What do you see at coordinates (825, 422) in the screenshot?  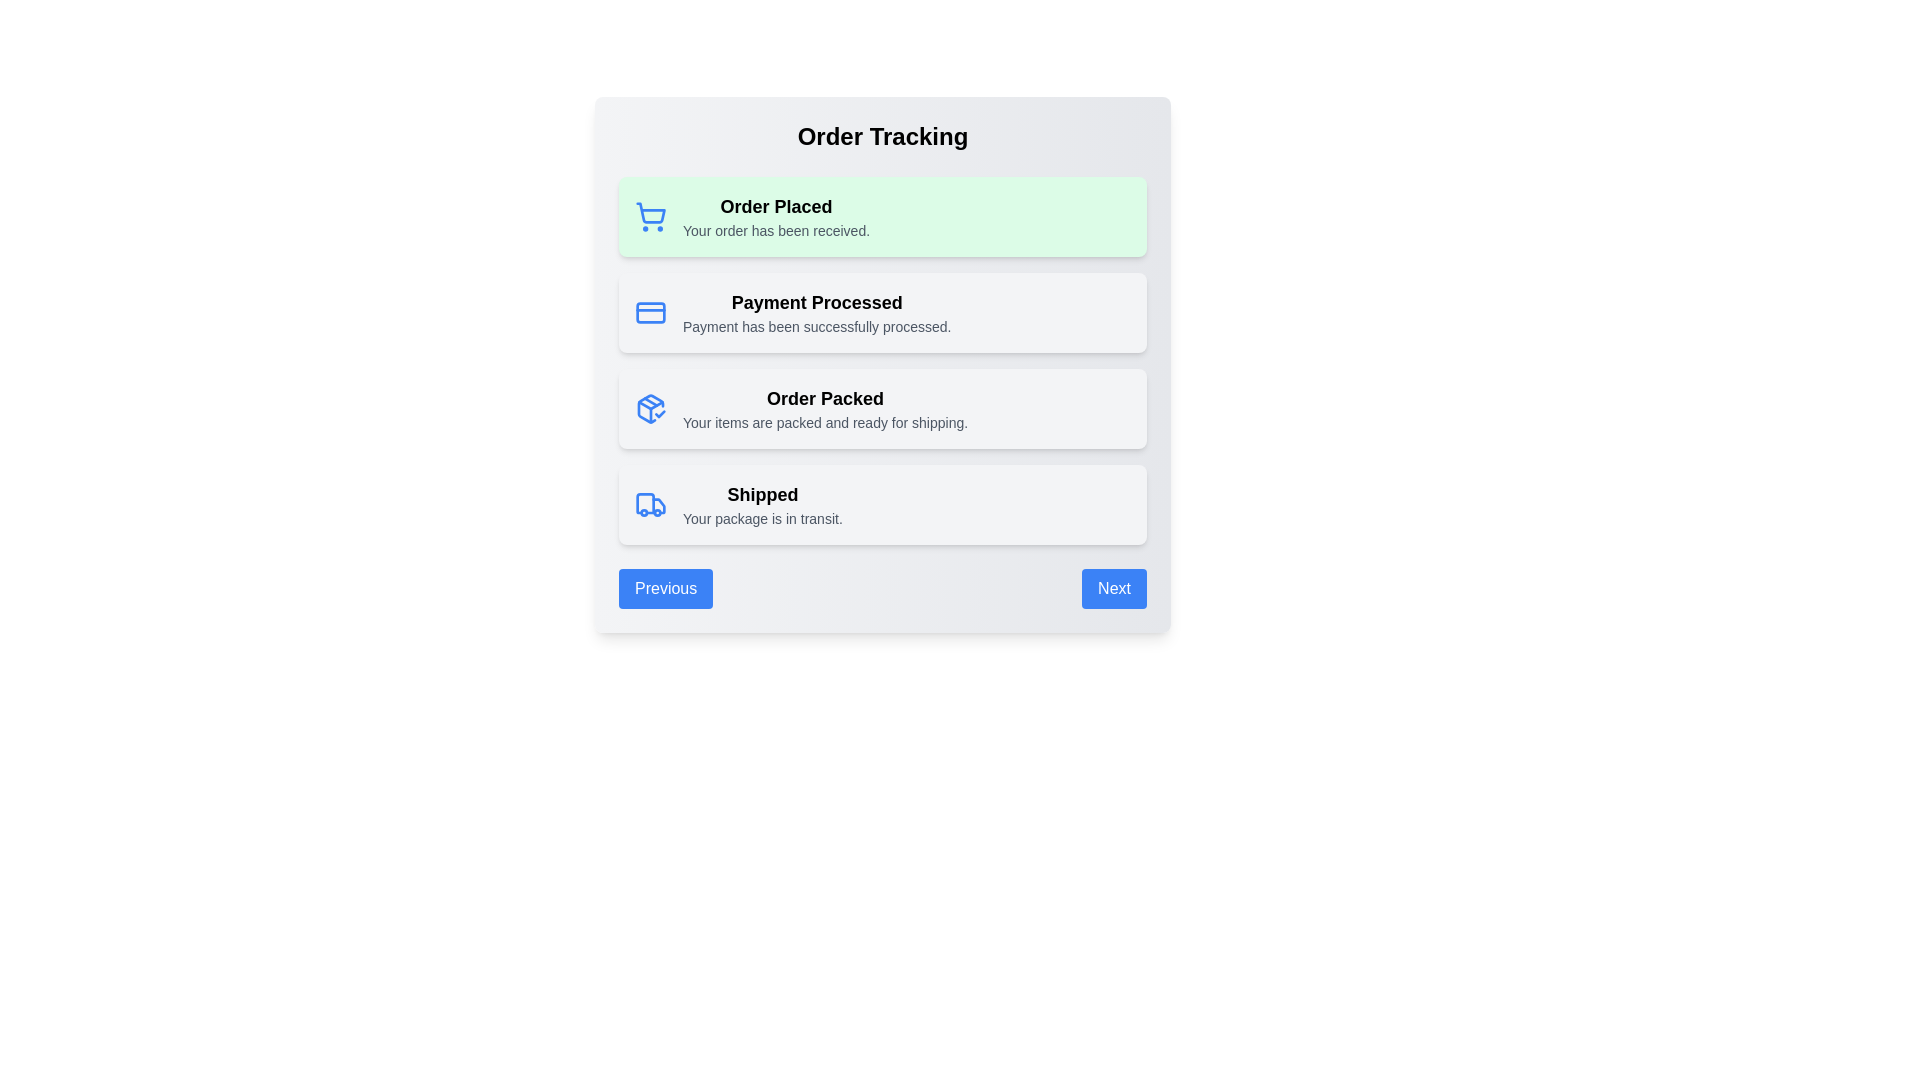 I see `the Text Label that provides status information about an order being packed and ready for shipping, located below the 'Order Packed' heading in the structured column` at bounding box center [825, 422].